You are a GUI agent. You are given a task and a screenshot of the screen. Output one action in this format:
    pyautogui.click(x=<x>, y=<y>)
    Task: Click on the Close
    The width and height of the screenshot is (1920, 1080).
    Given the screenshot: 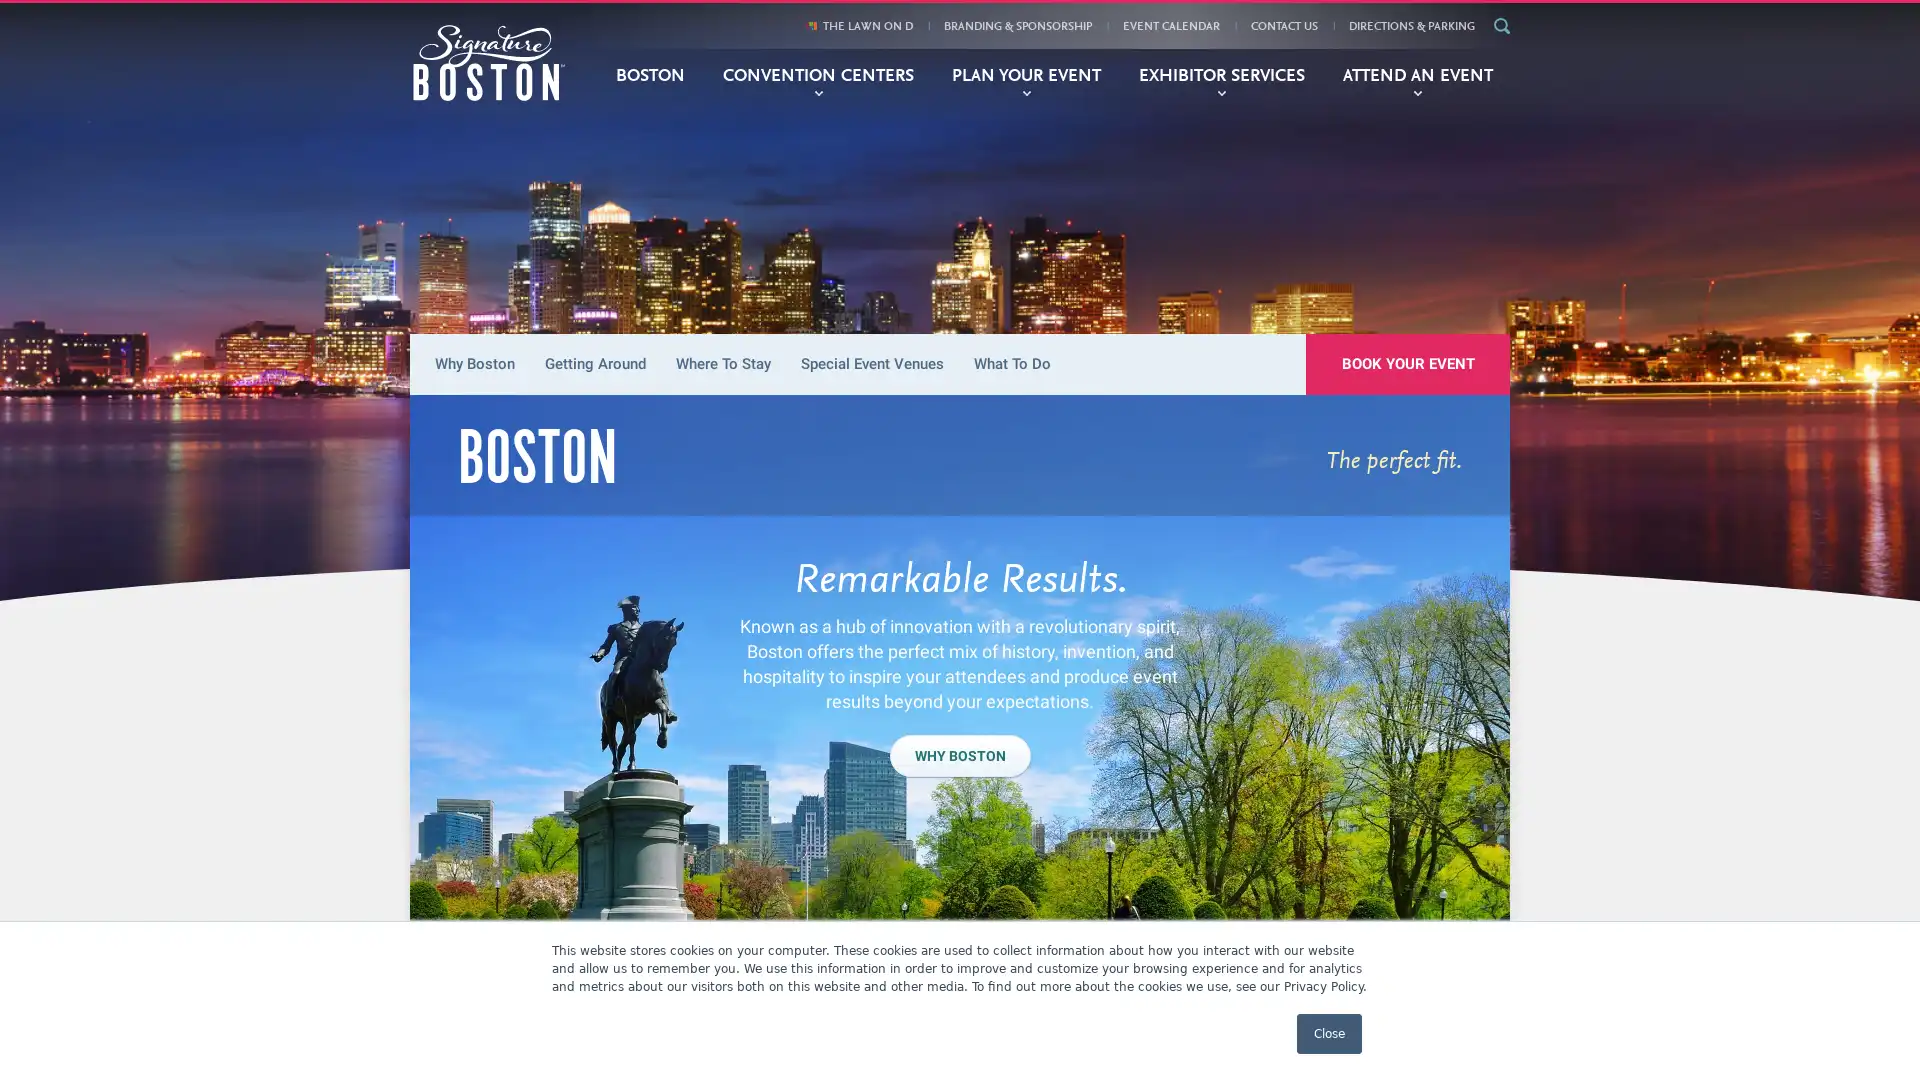 What is the action you would take?
    pyautogui.click(x=1329, y=1033)
    